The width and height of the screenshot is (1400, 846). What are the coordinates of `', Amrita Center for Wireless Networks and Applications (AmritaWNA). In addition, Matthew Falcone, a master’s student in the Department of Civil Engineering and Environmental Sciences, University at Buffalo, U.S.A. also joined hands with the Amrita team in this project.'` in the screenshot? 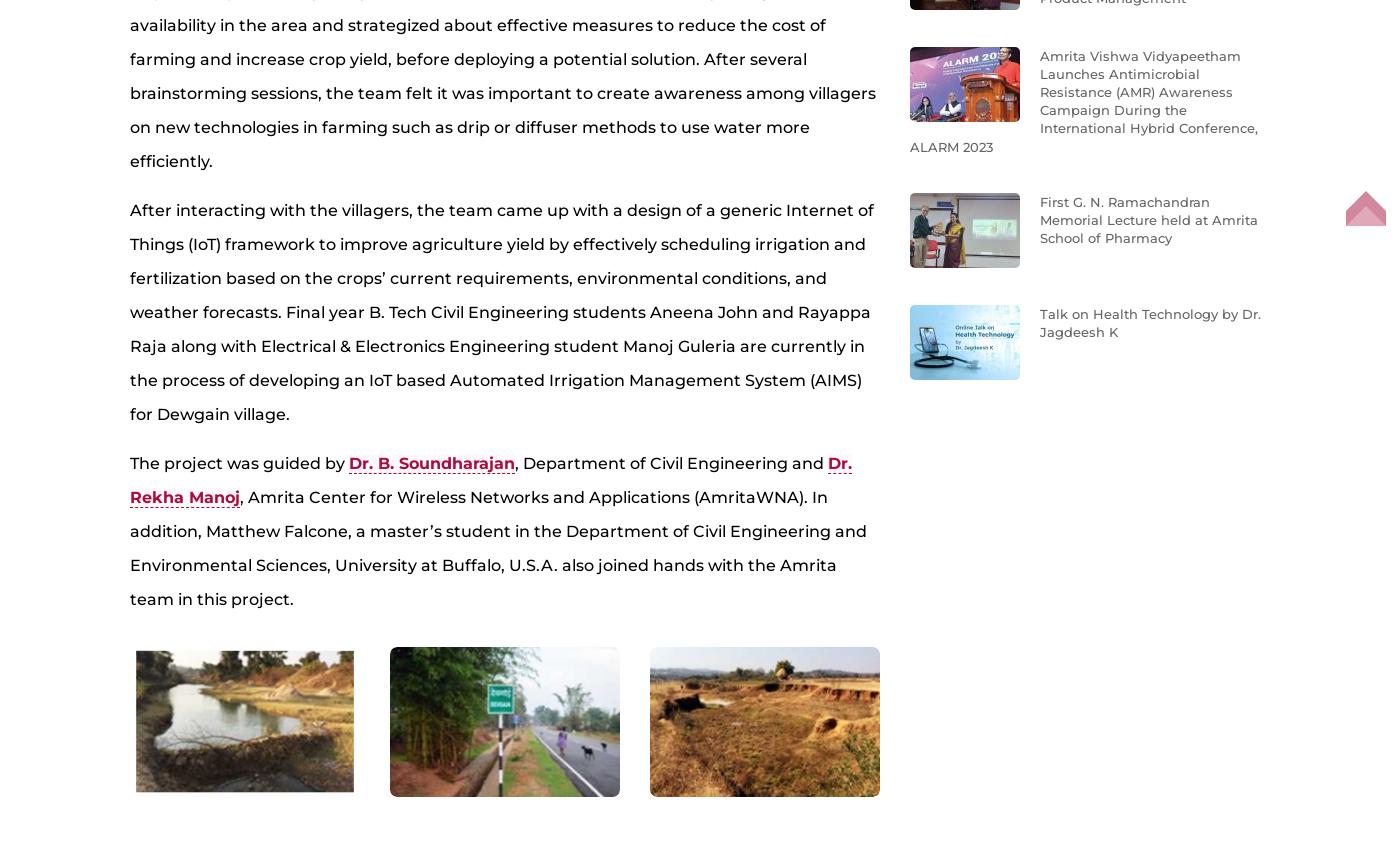 It's located at (498, 548).